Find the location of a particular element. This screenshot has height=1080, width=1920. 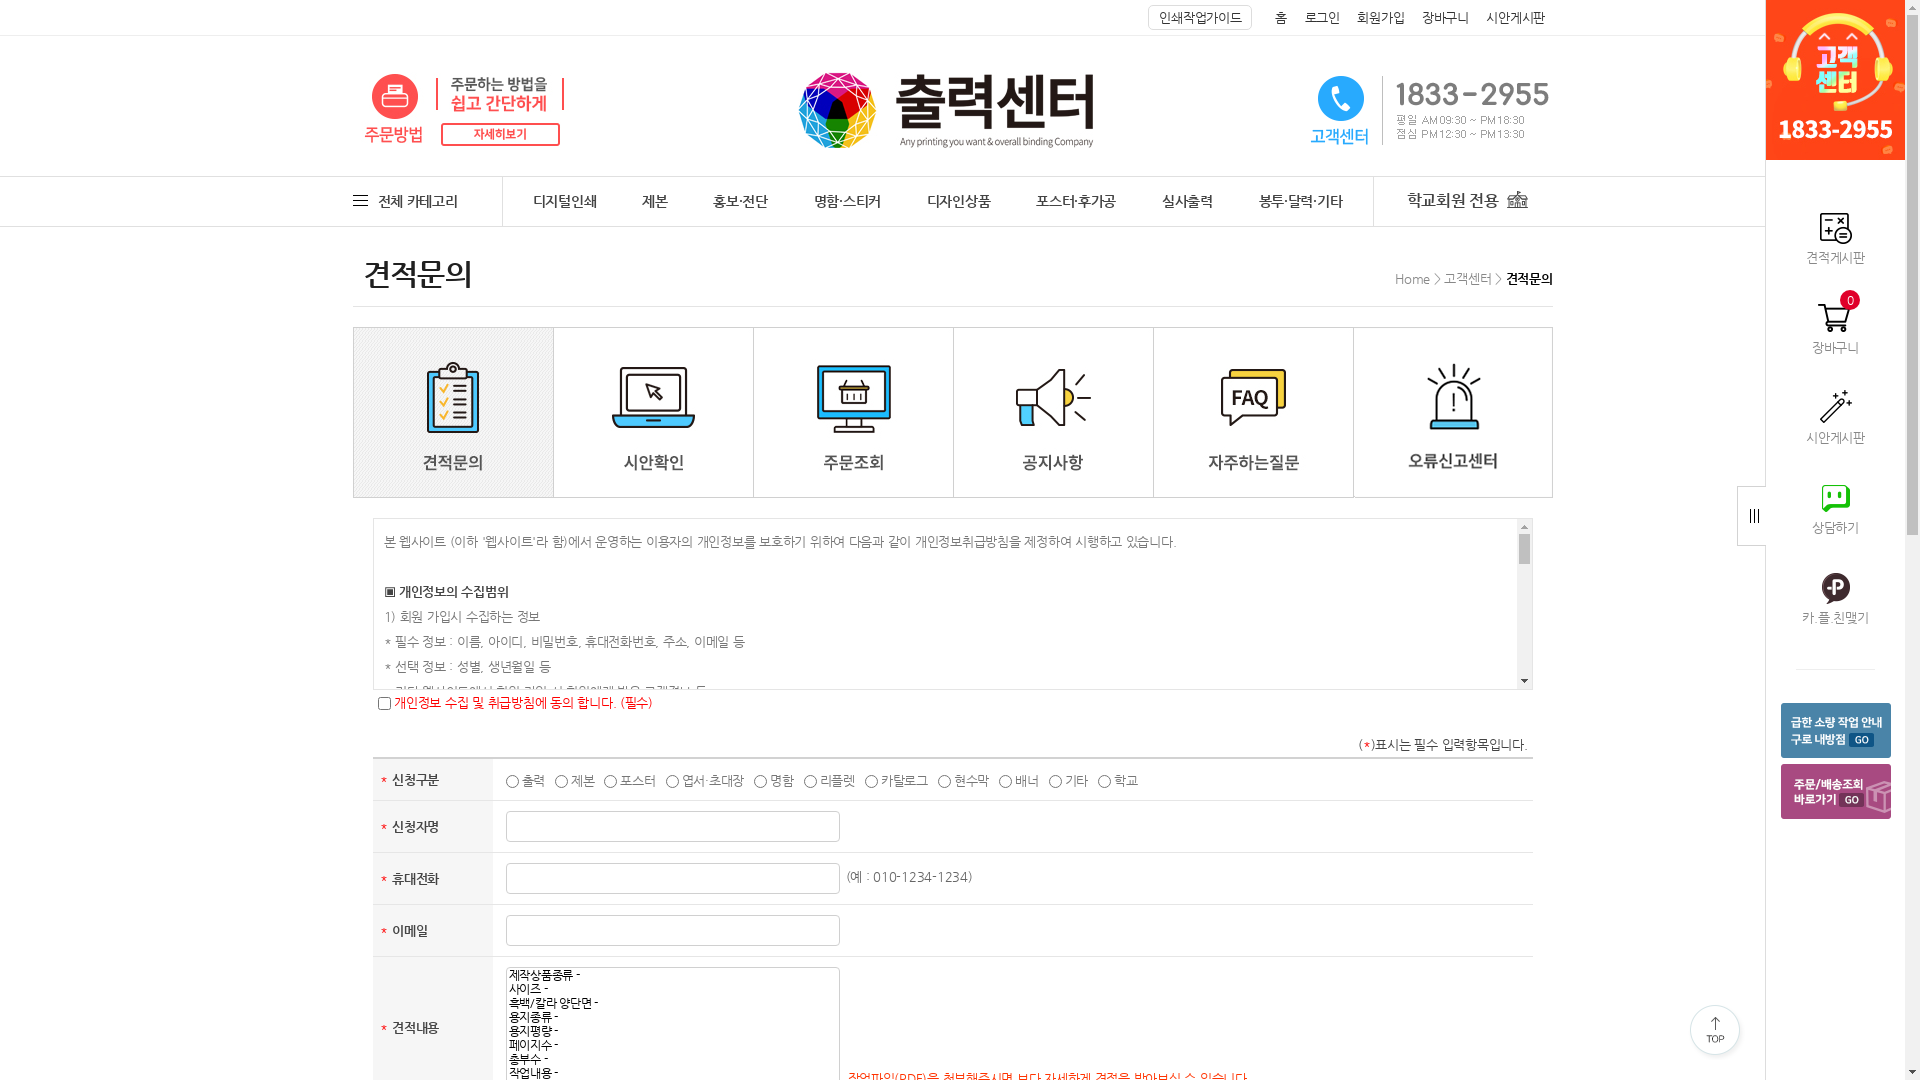

'Home' is located at coordinates (1394, 278).